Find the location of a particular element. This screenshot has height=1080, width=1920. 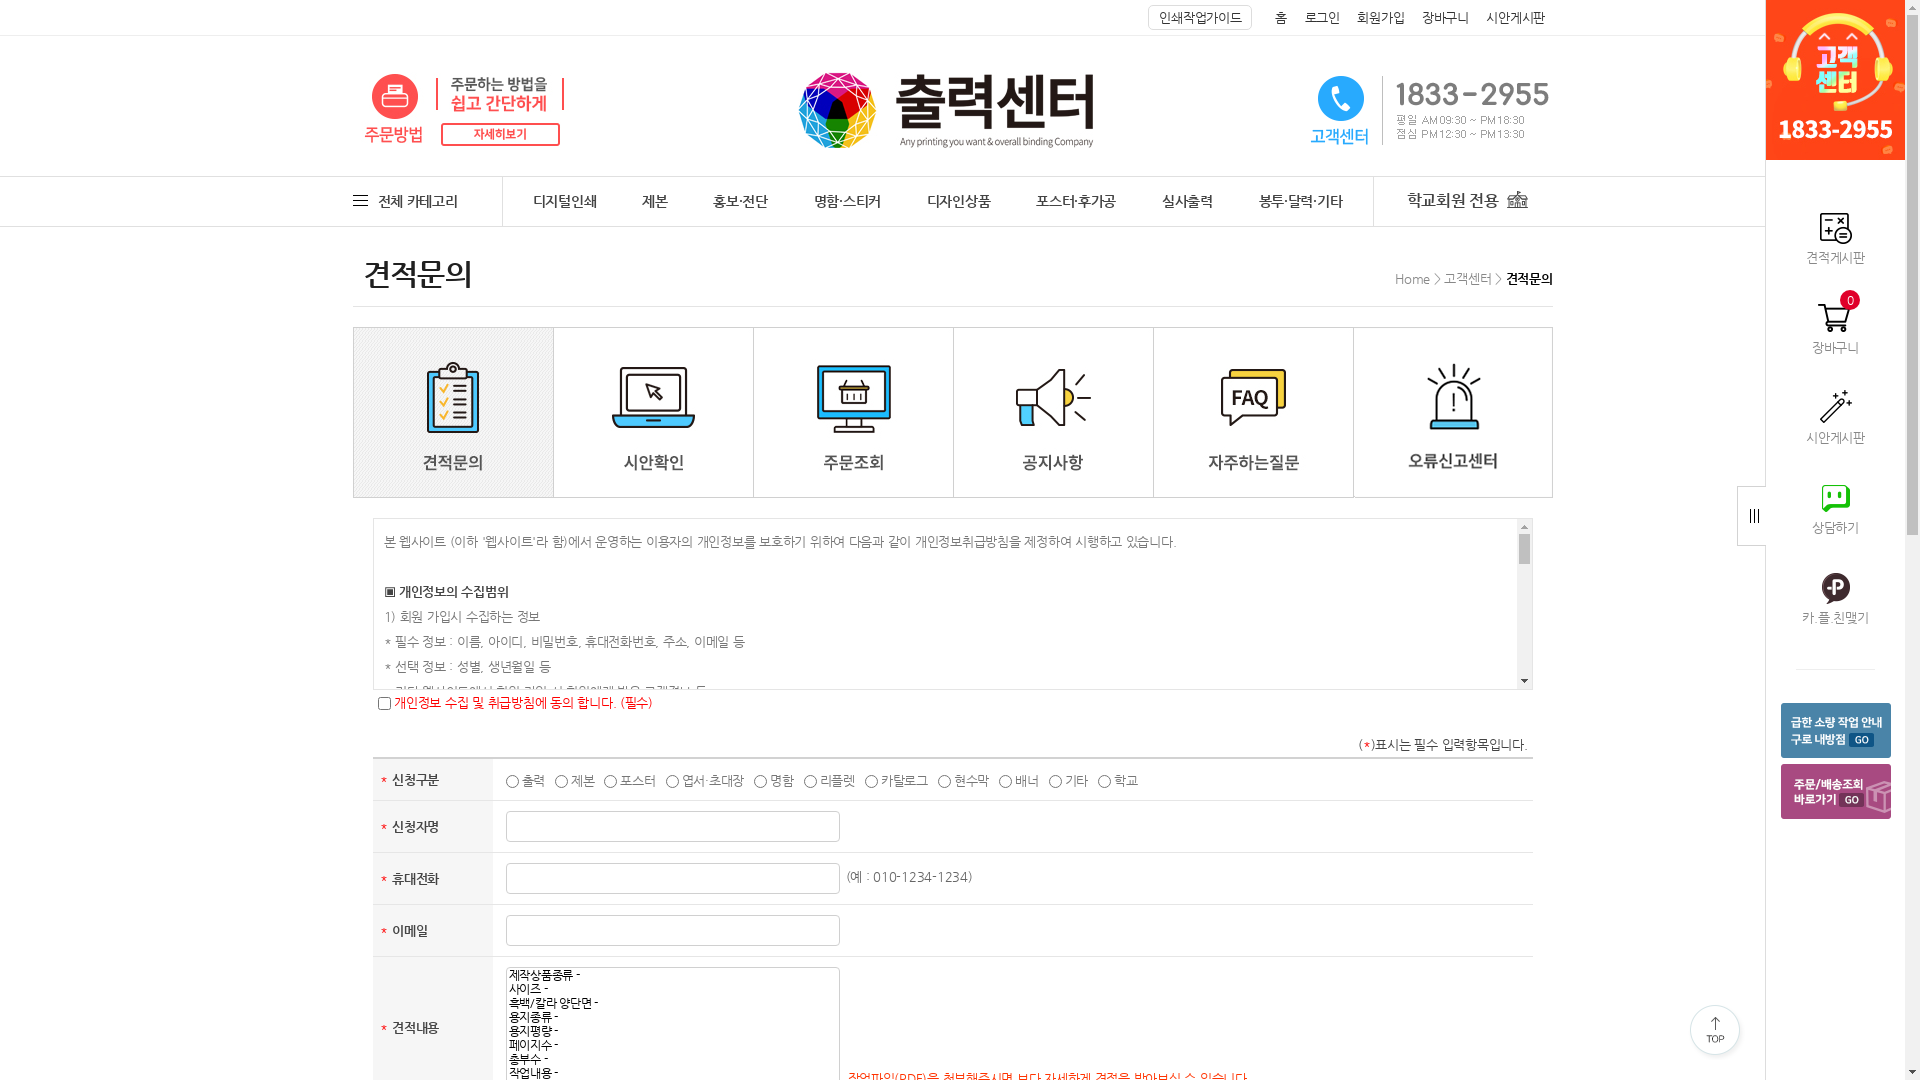

'Home' is located at coordinates (1394, 278).